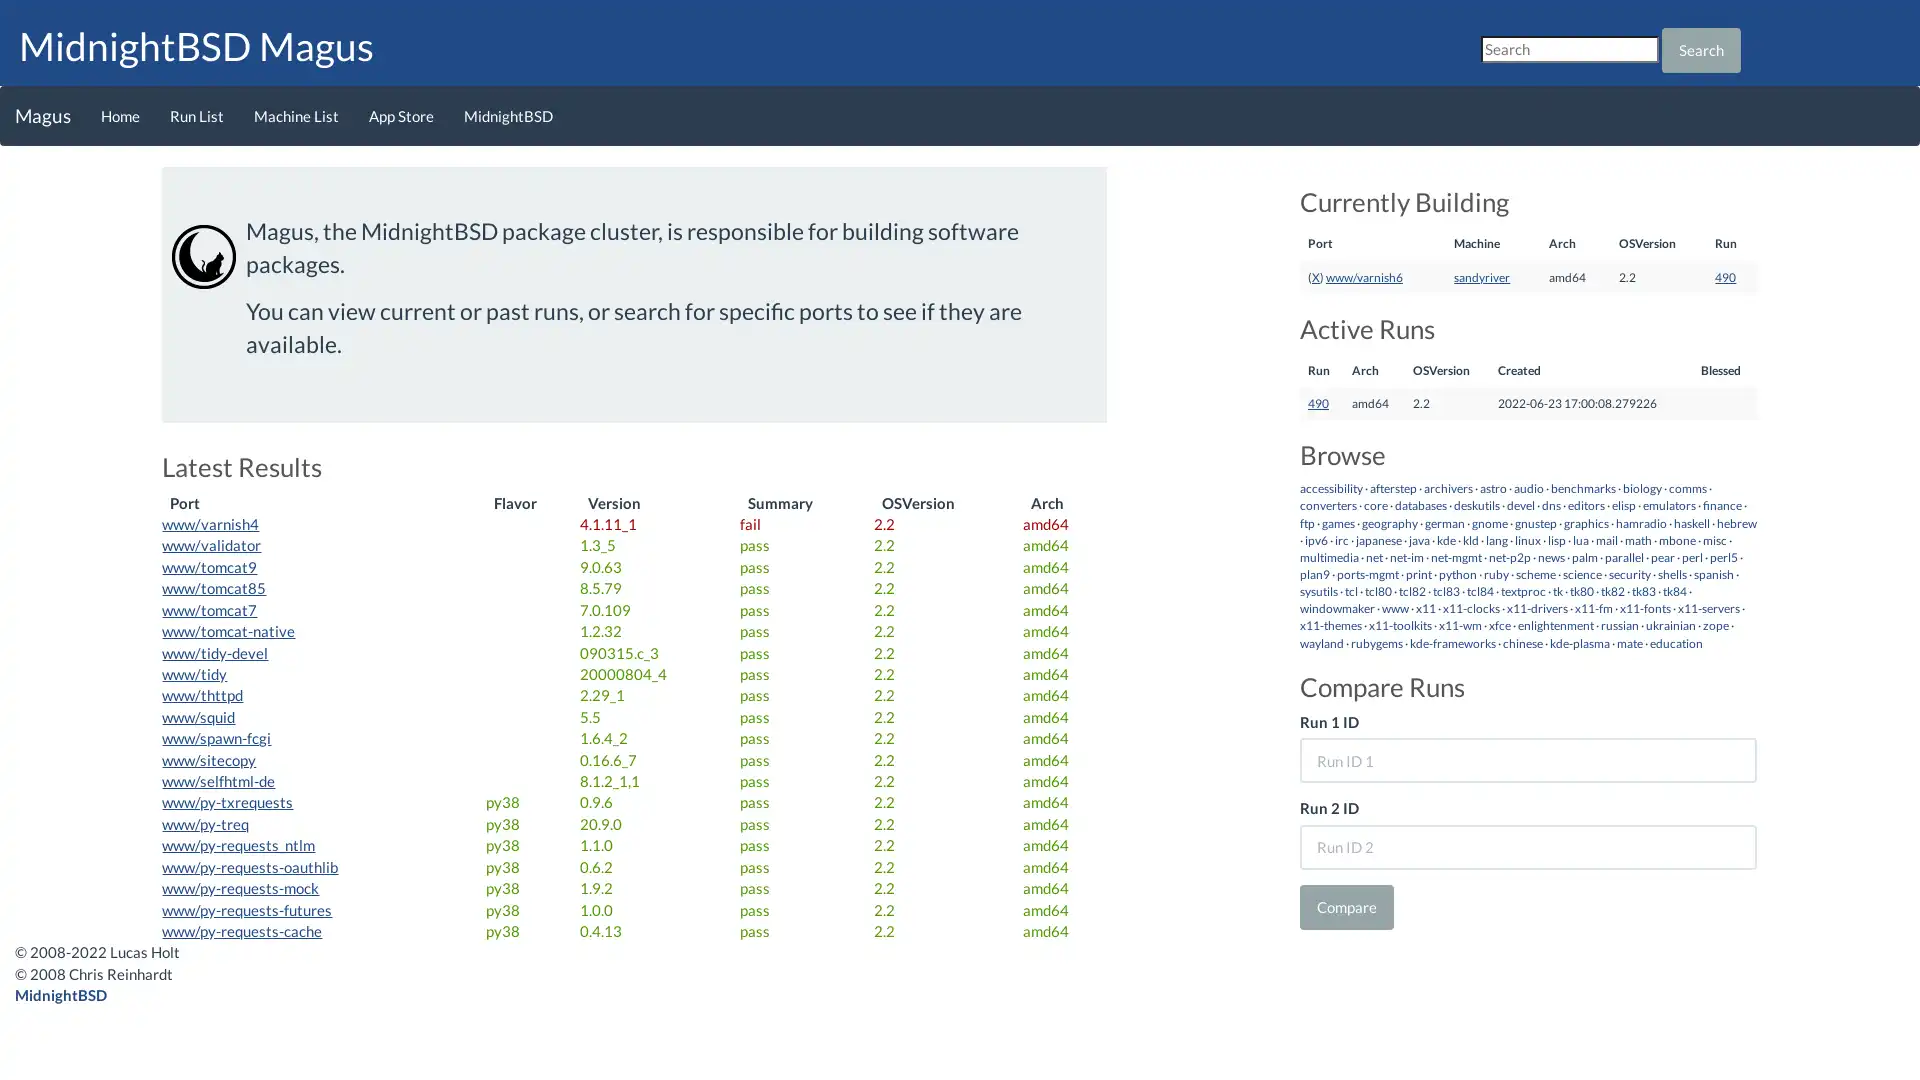 The width and height of the screenshot is (1920, 1080). Describe the element at coordinates (1699, 49) in the screenshot. I see `Search` at that location.